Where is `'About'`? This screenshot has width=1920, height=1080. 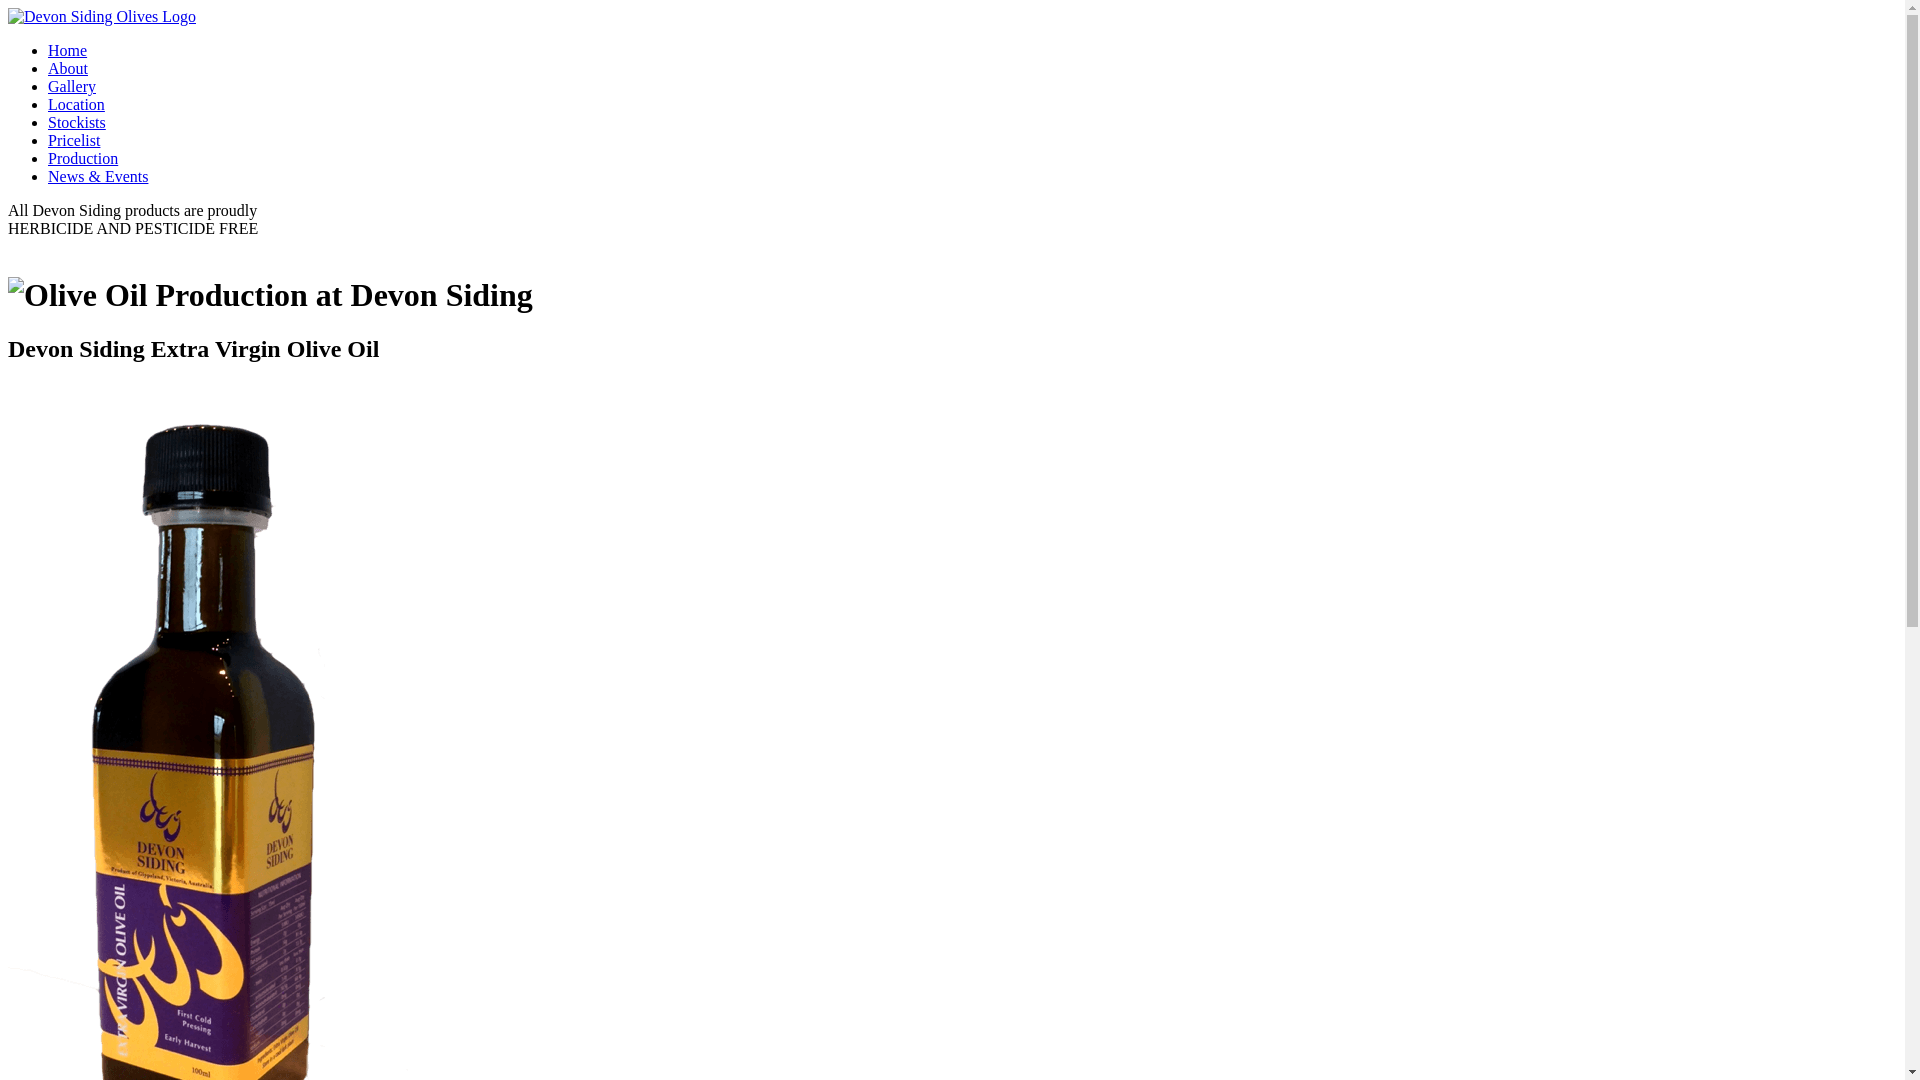
'About' is located at coordinates (67, 67).